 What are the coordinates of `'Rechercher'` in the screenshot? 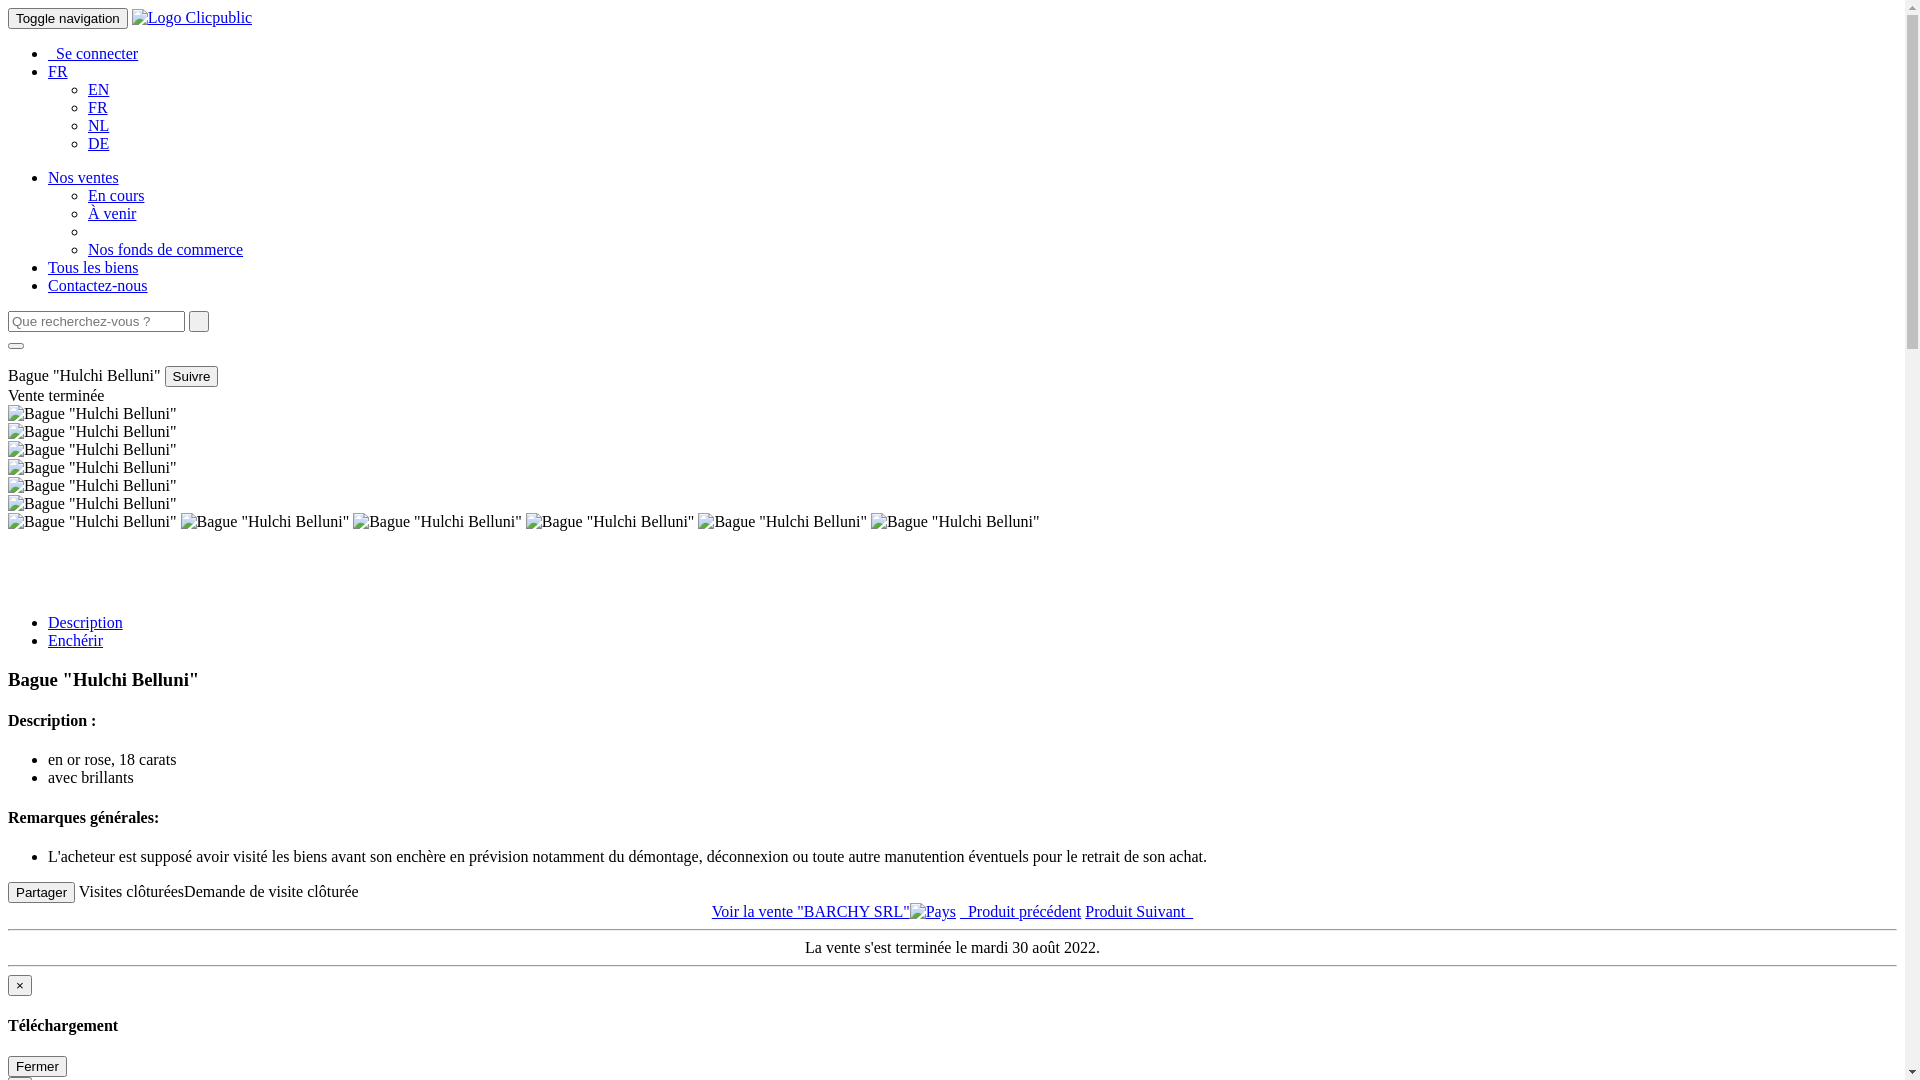 It's located at (8, 345).